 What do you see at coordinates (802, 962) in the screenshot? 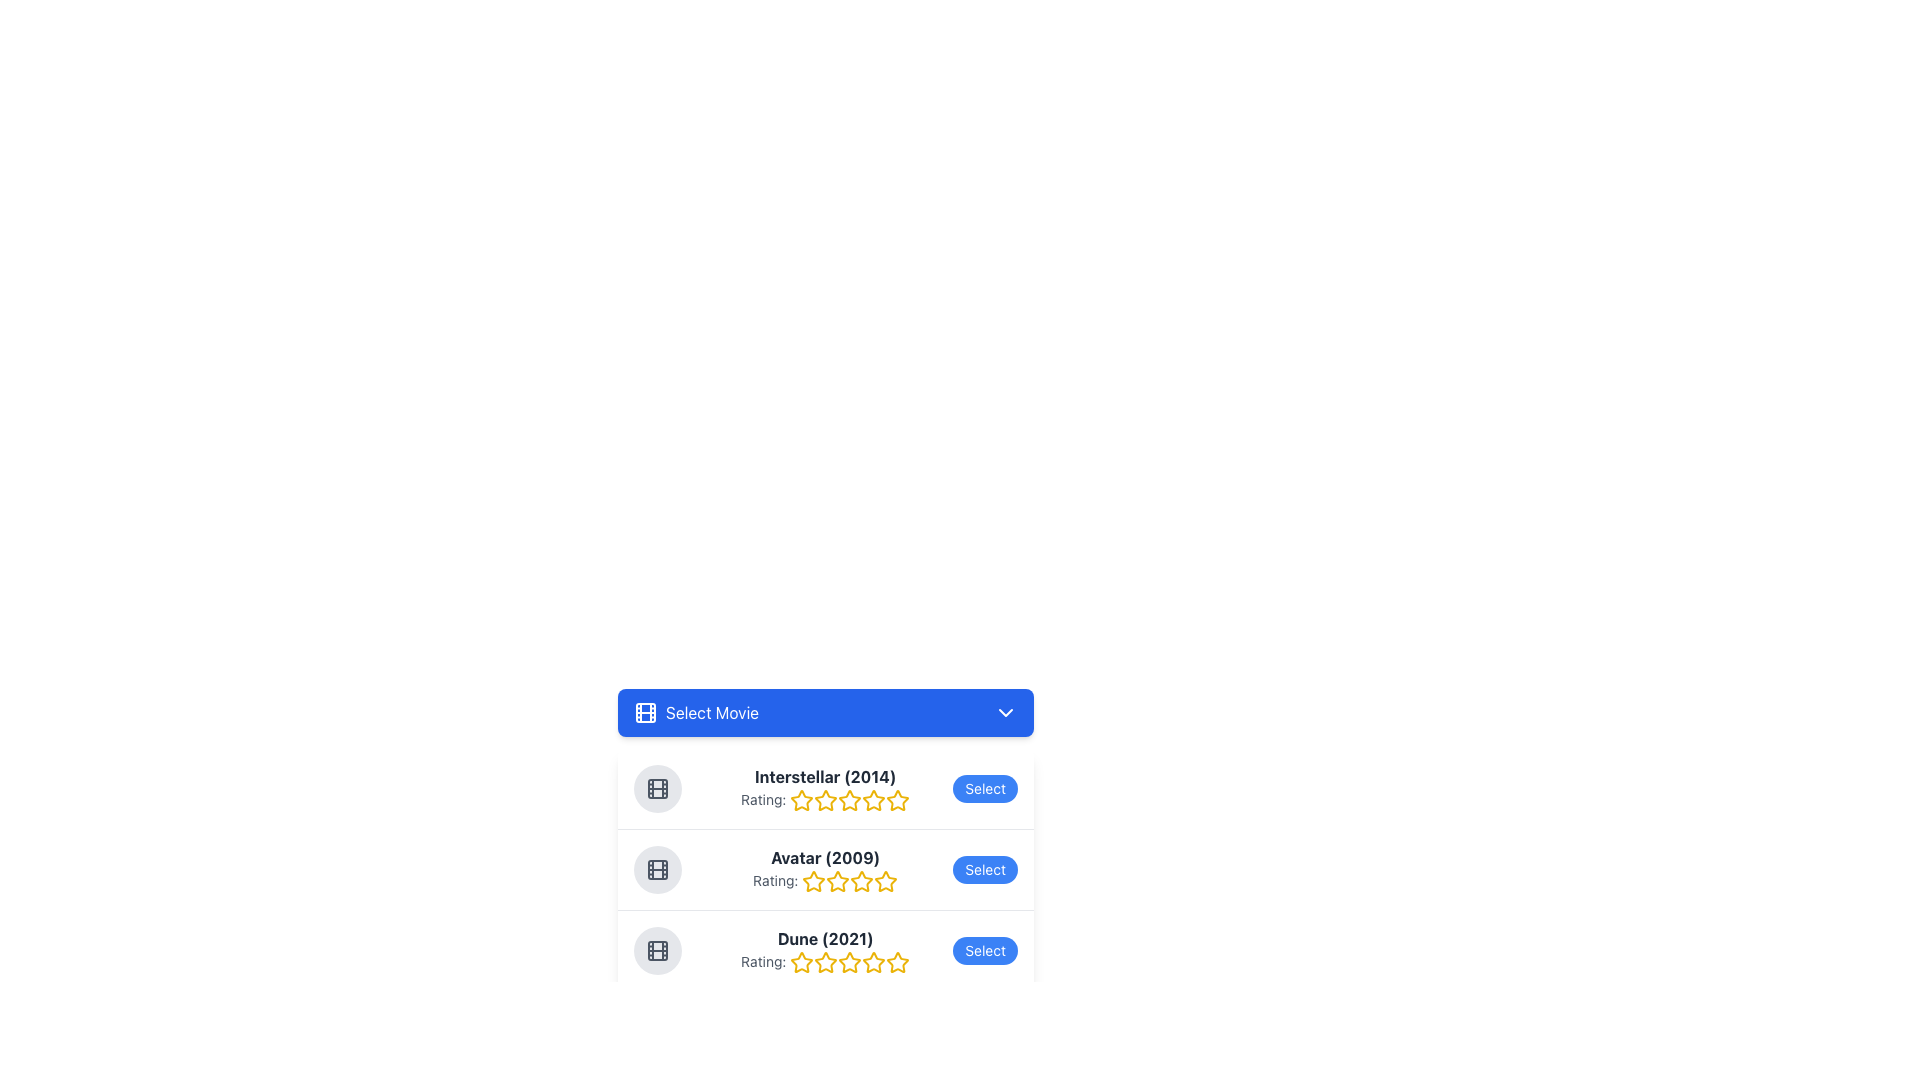
I see `the first yellow star icon in the rating section for the movie 'Dune (2021)'` at bounding box center [802, 962].